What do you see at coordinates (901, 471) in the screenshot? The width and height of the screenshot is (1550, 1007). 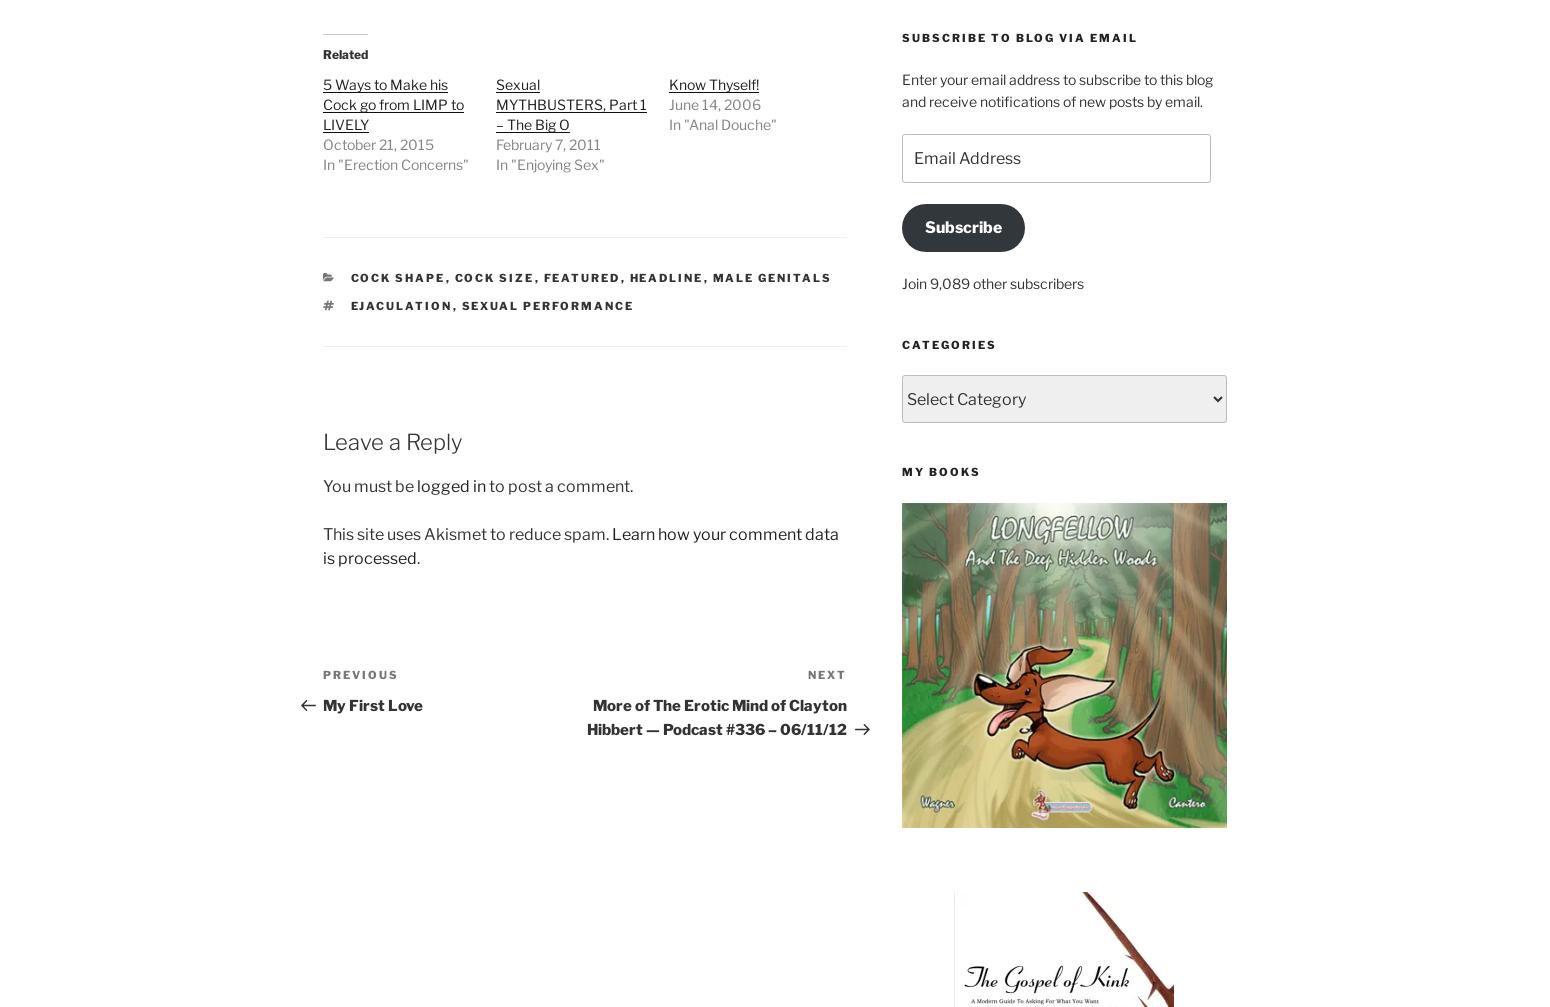 I see `'My Books'` at bounding box center [901, 471].